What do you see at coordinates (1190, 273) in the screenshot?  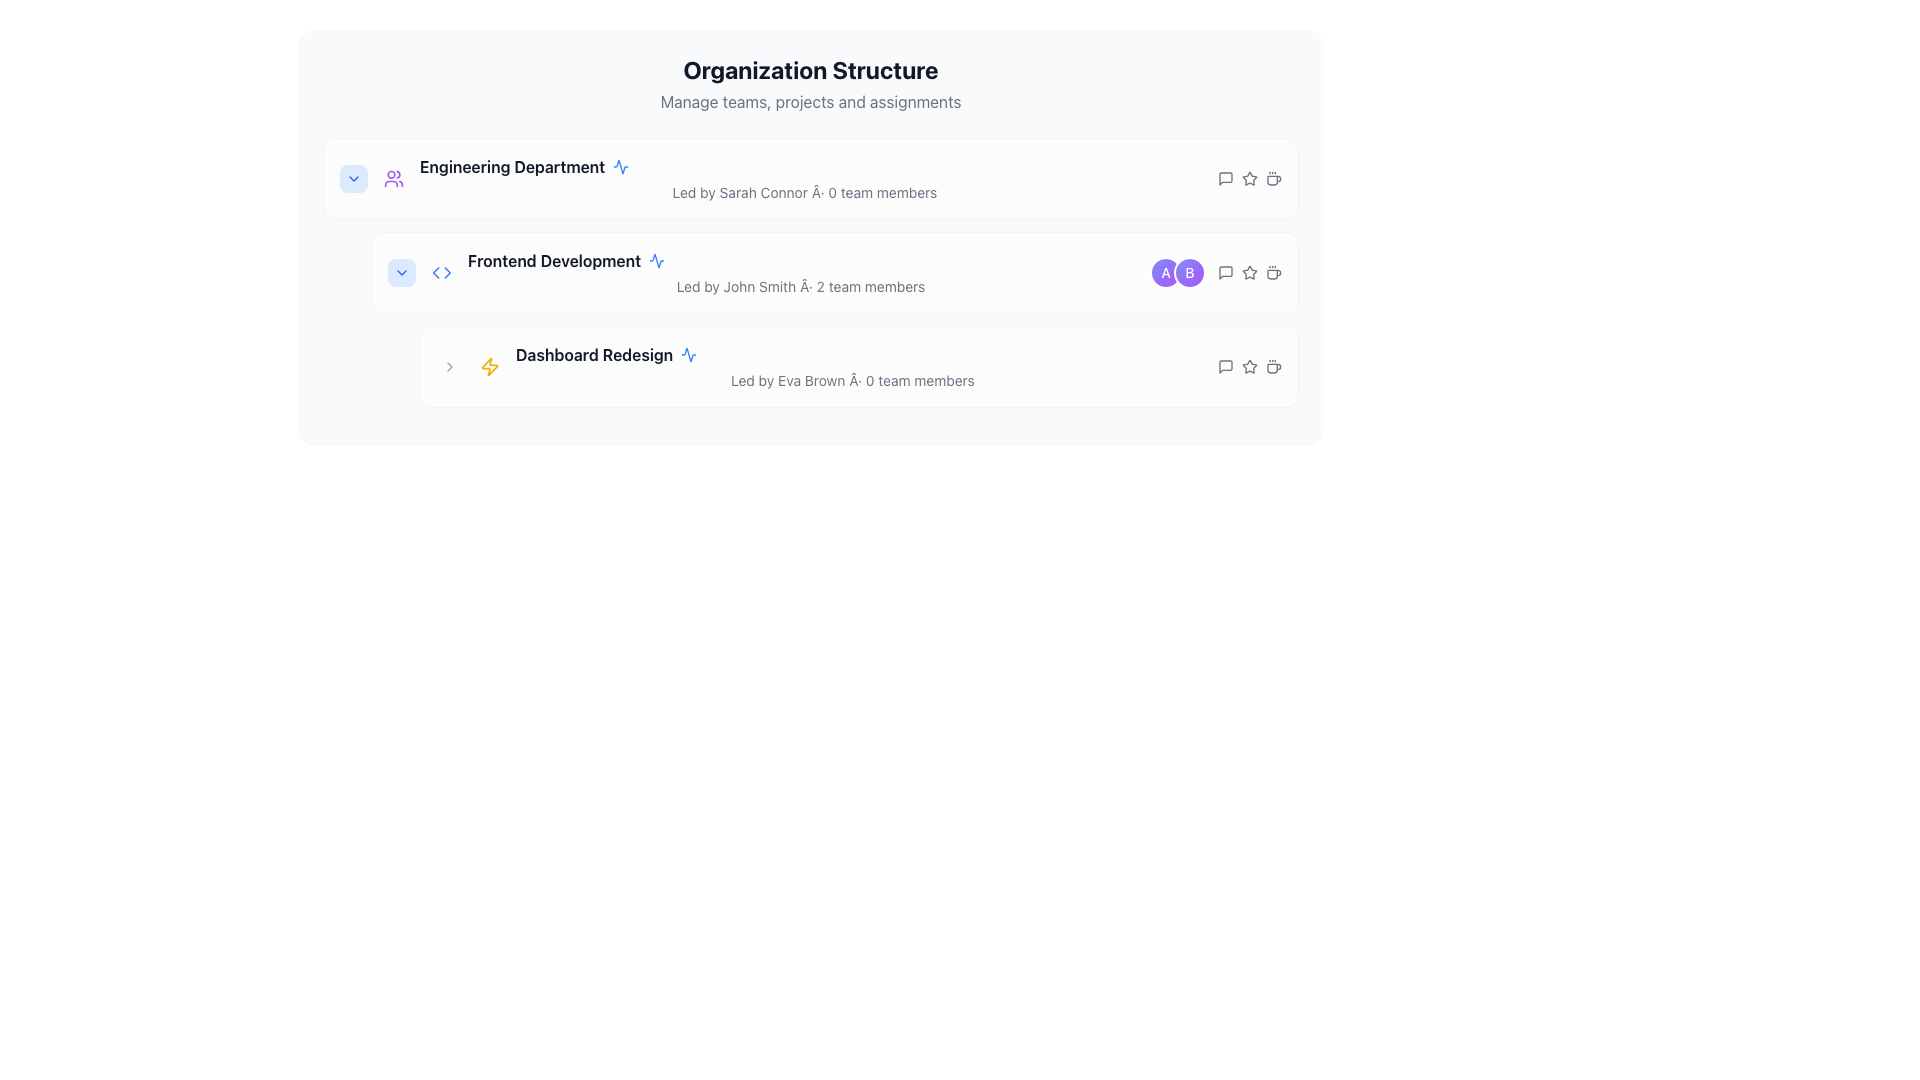 I see `the second avatar icon-button representing a team member in the Frontend Development row` at bounding box center [1190, 273].